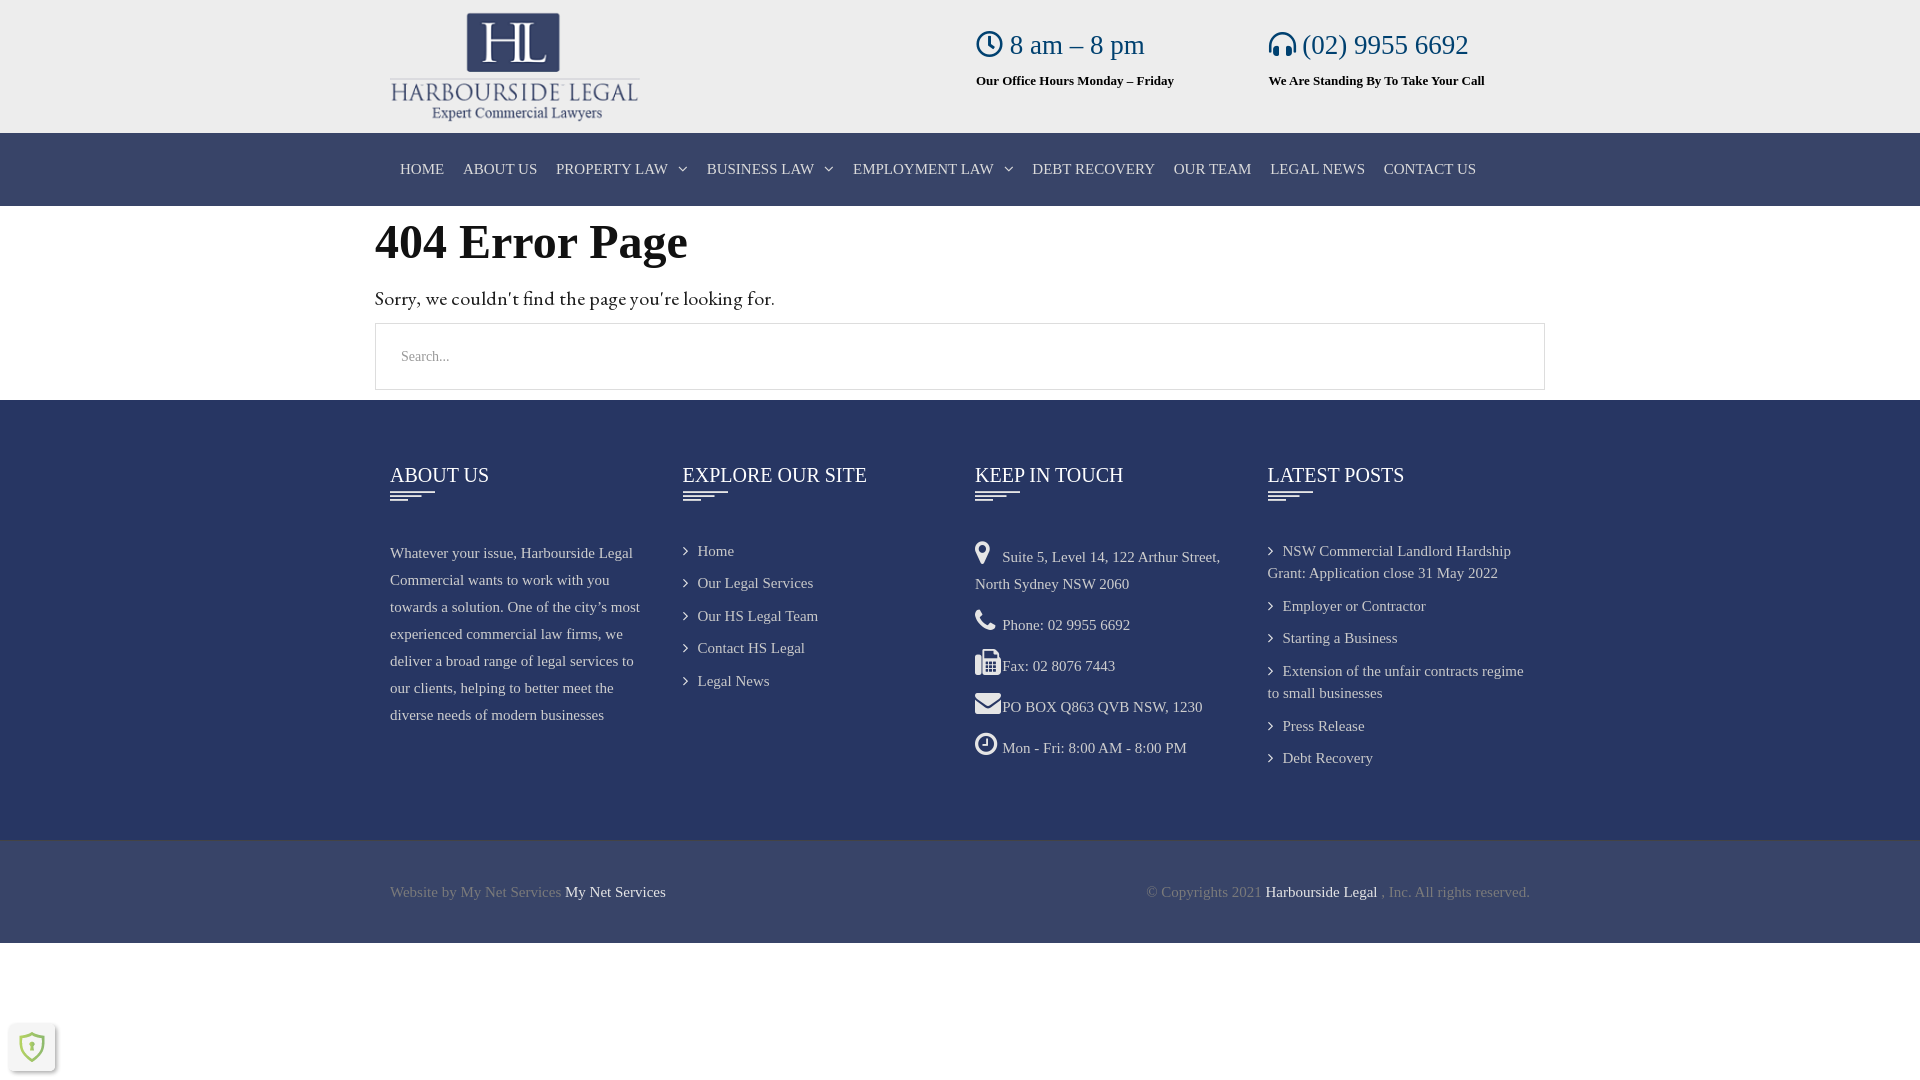 Image resolution: width=1920 pixels, height=1080 pixels. I want to click on 'LEGAL NEWS', so click(1258, 168).